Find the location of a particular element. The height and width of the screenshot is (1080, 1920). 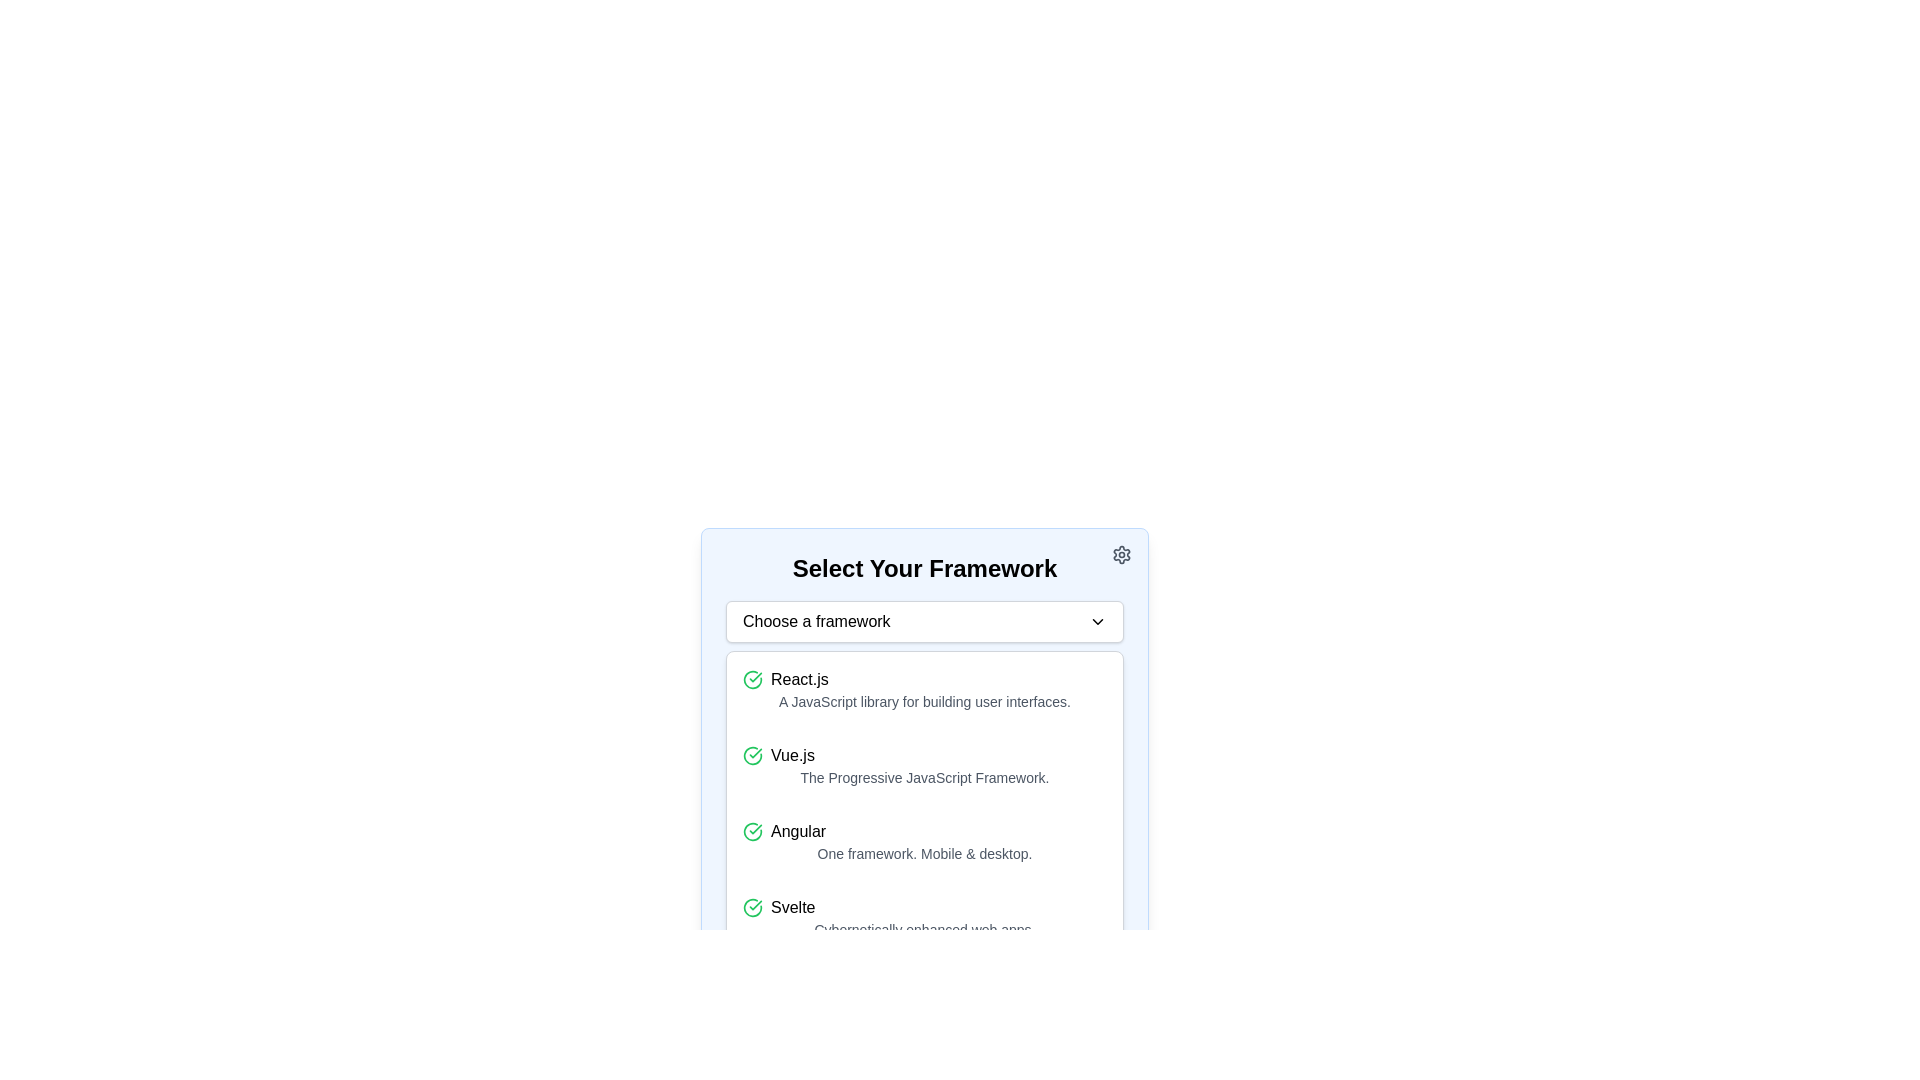

the circular green icon with a checkmark inside, indicating a successful or verified status, located to the left of the 'React.js' text label is located at coordinates (752, 678).